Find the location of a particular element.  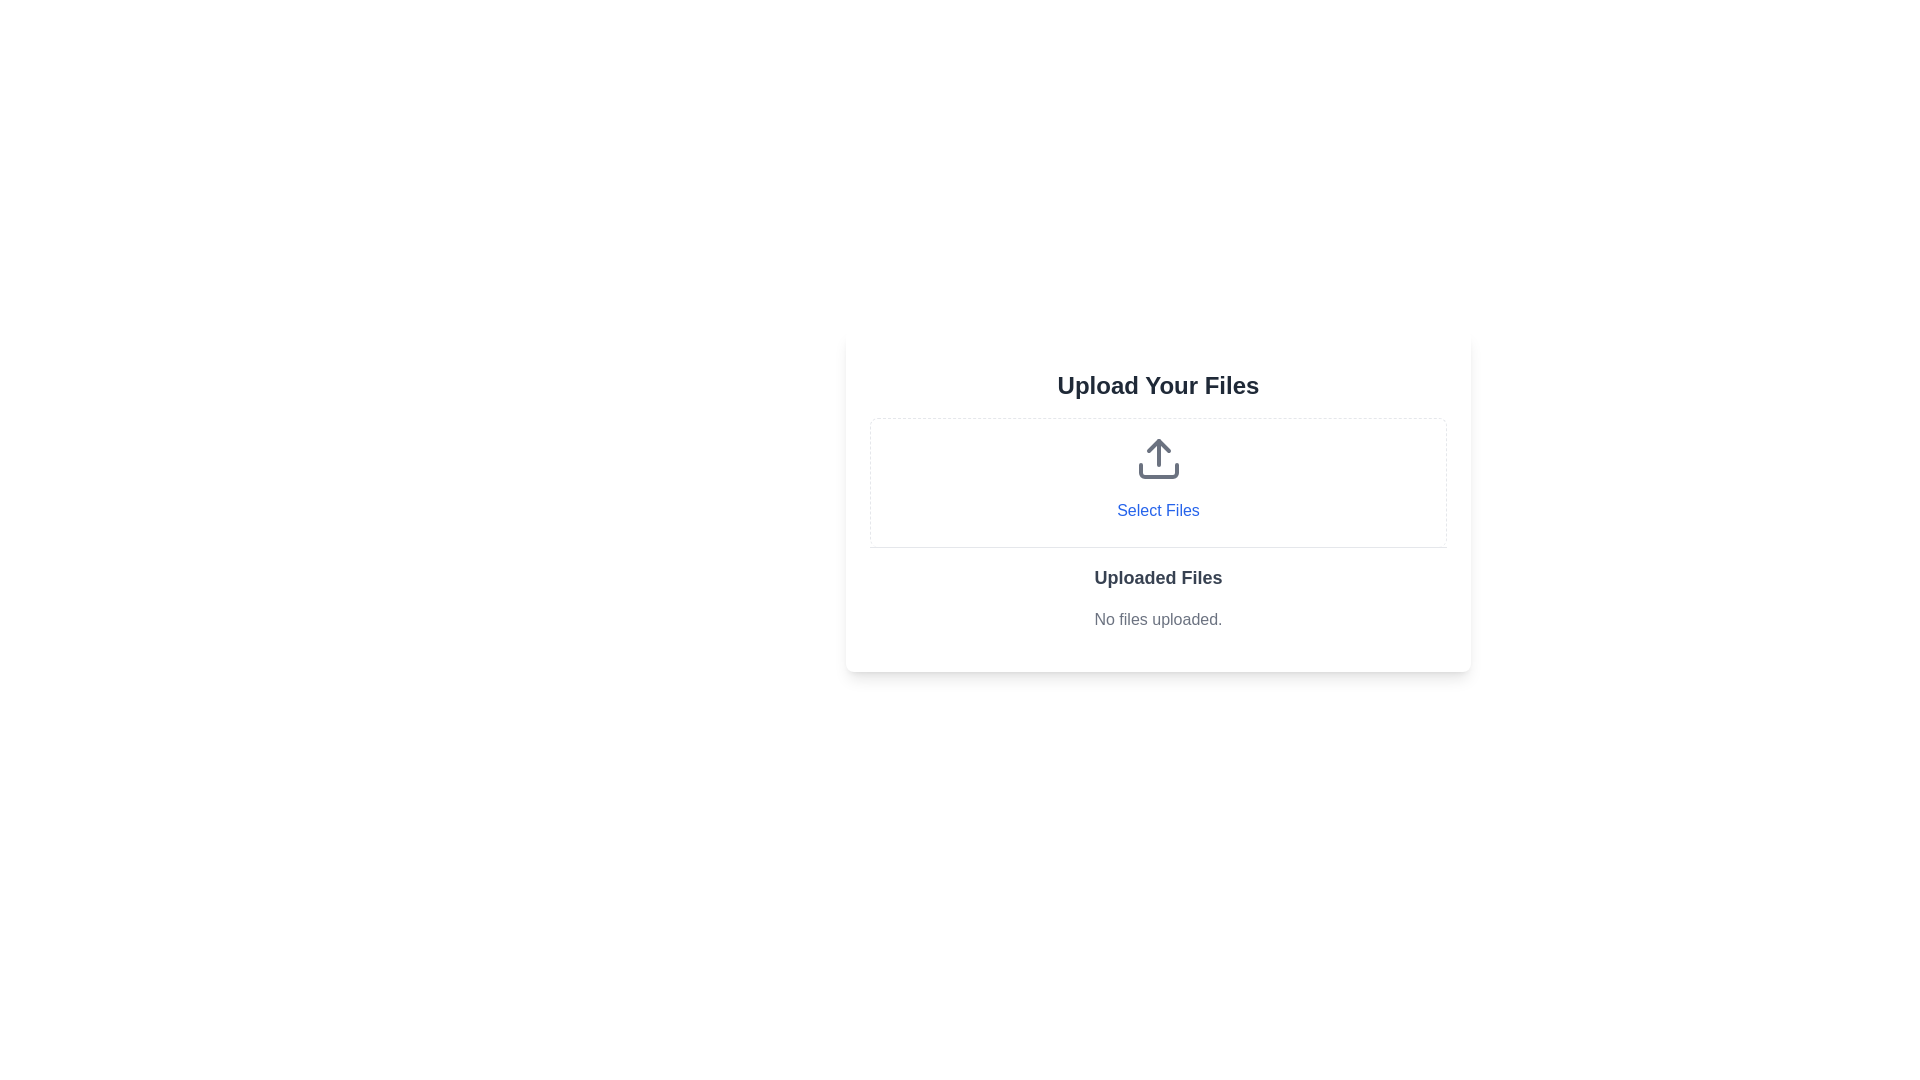

the interactive text button located directly below the upload icon in the 'Upload Your Files' section is located at coordinates (1158, 509).